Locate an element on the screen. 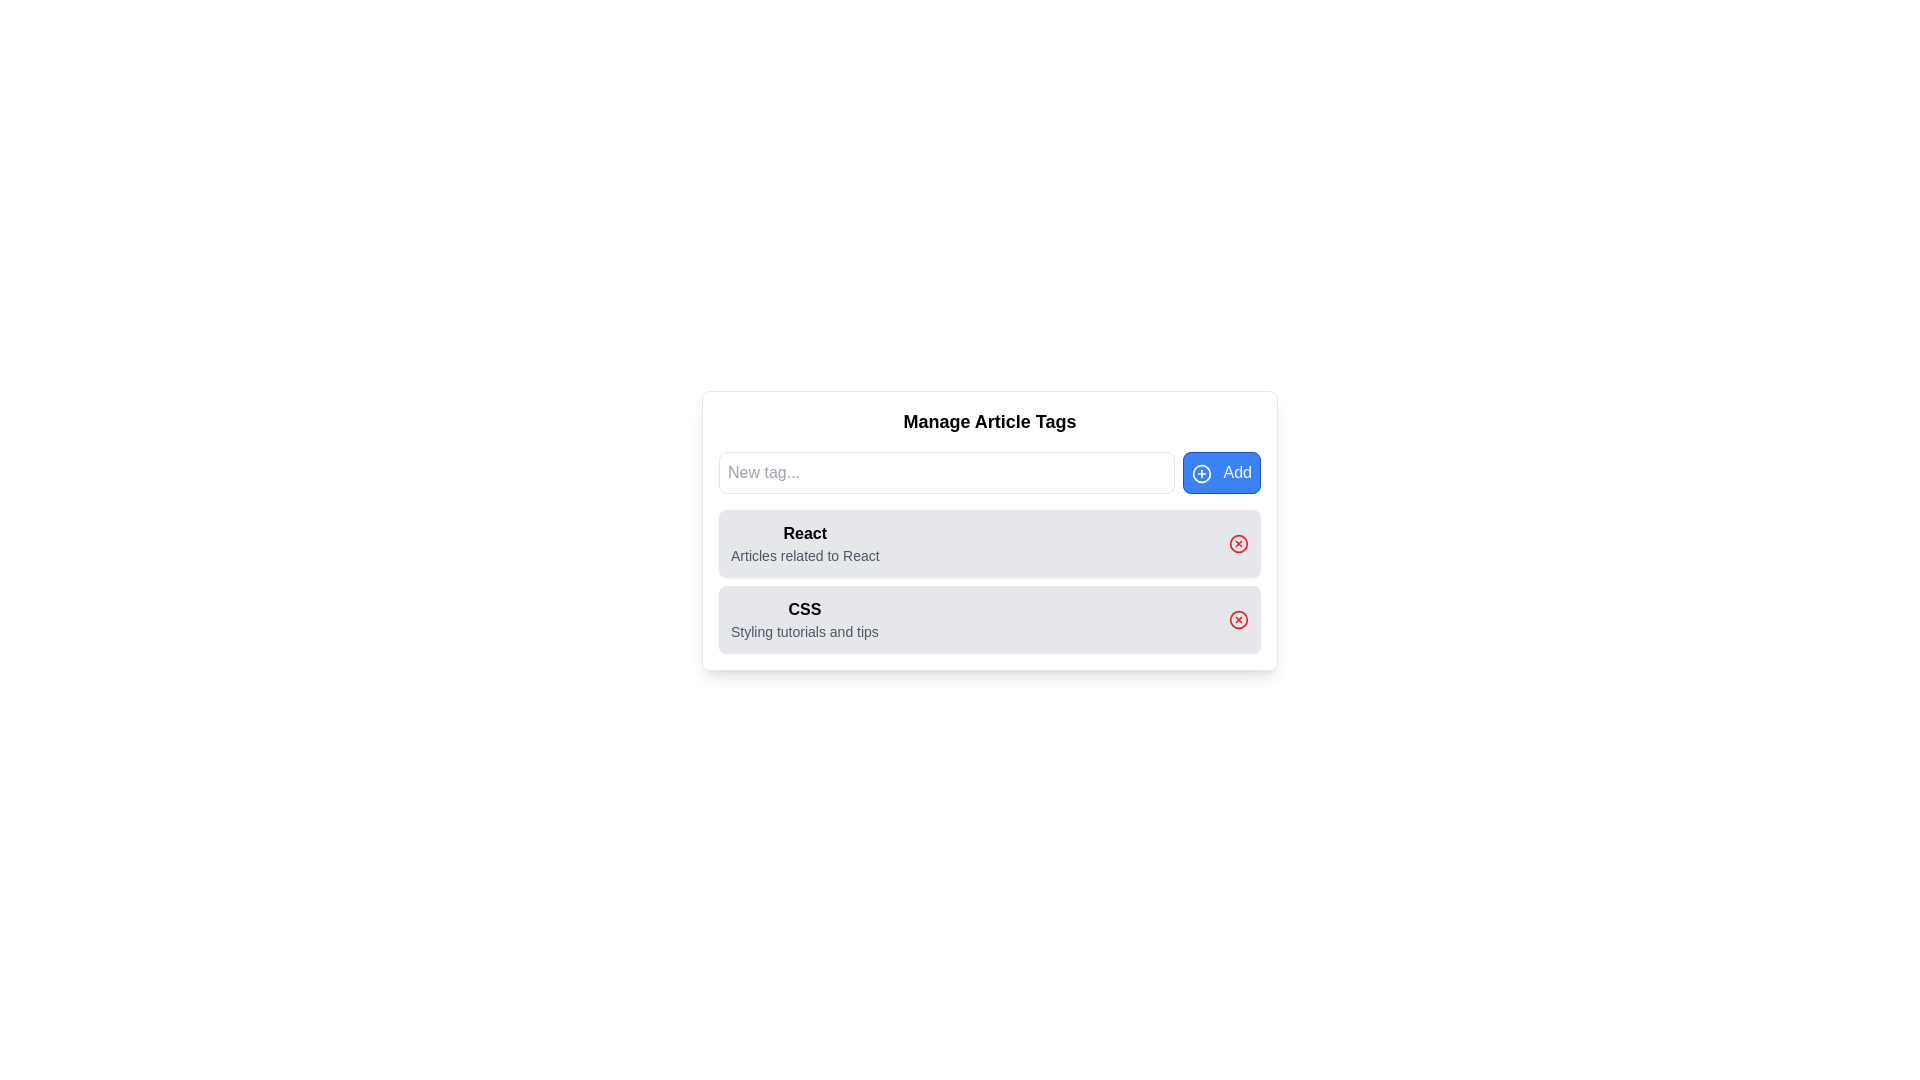  the Text label providing a description about the tag 'React', which is located directly below the bold title 'React' in the 'Manage Article Tags' section is located at coordinates (805, 555).